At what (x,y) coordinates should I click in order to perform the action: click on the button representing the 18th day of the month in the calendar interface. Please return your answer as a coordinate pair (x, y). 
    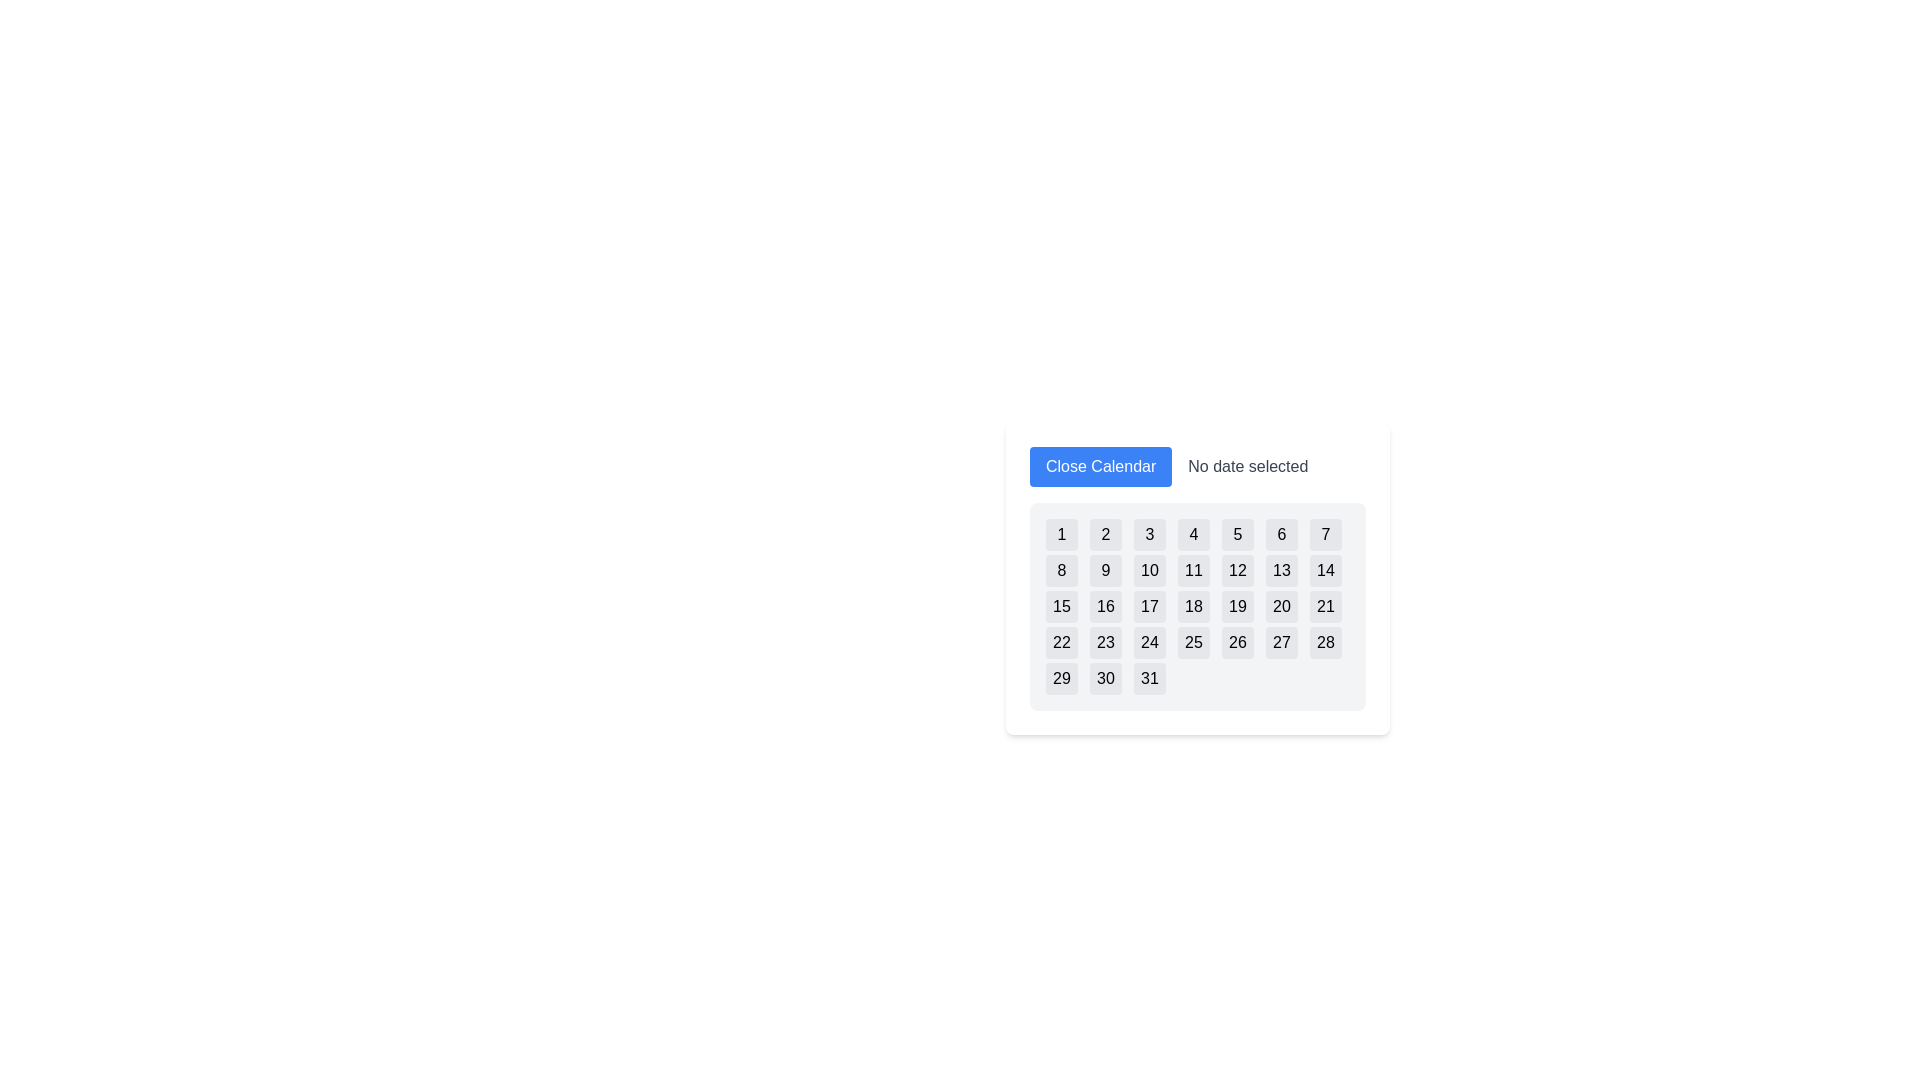
    Looking at the image, I should click on (1194, 605).